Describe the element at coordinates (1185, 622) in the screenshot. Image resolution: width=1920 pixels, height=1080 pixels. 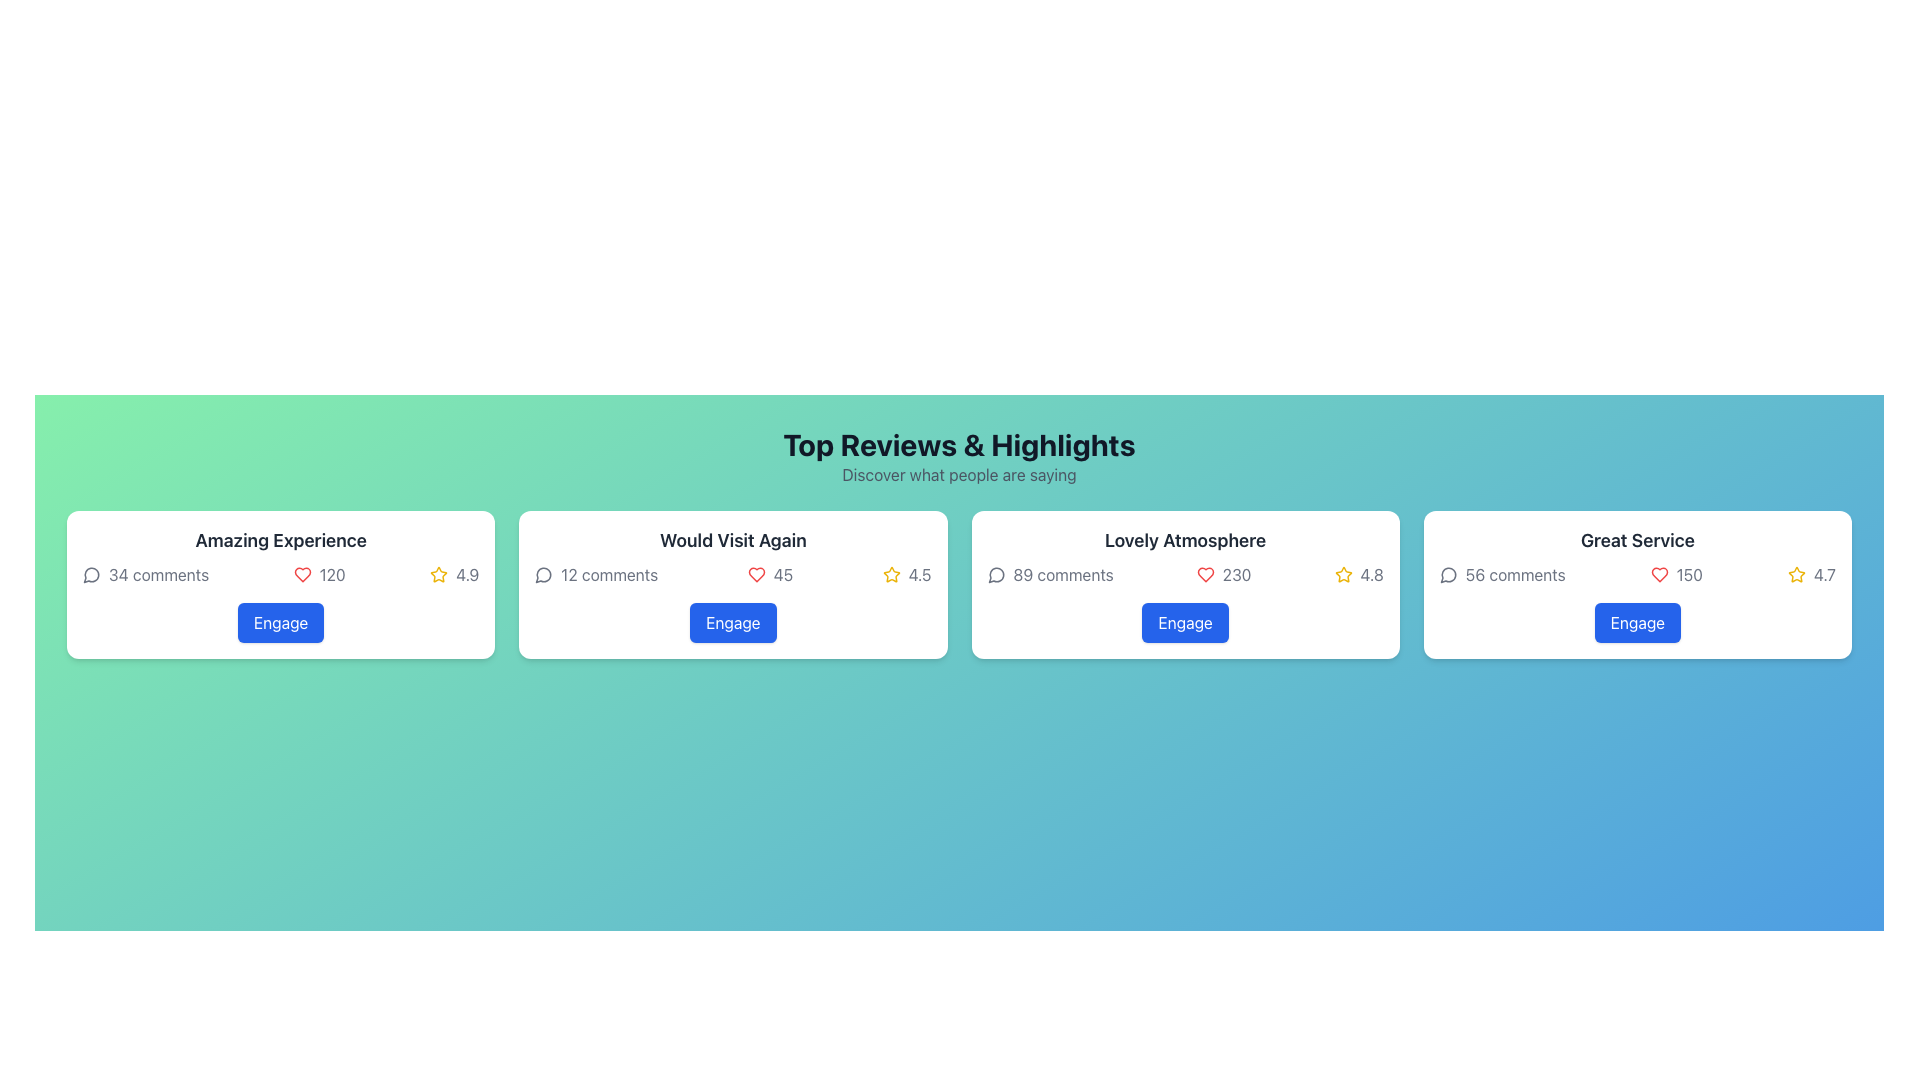
I see `the 'Engage' button located at the bottom of the card showcasing the review 'Lovely Atmosphere' for accessibility navigation` at that location.